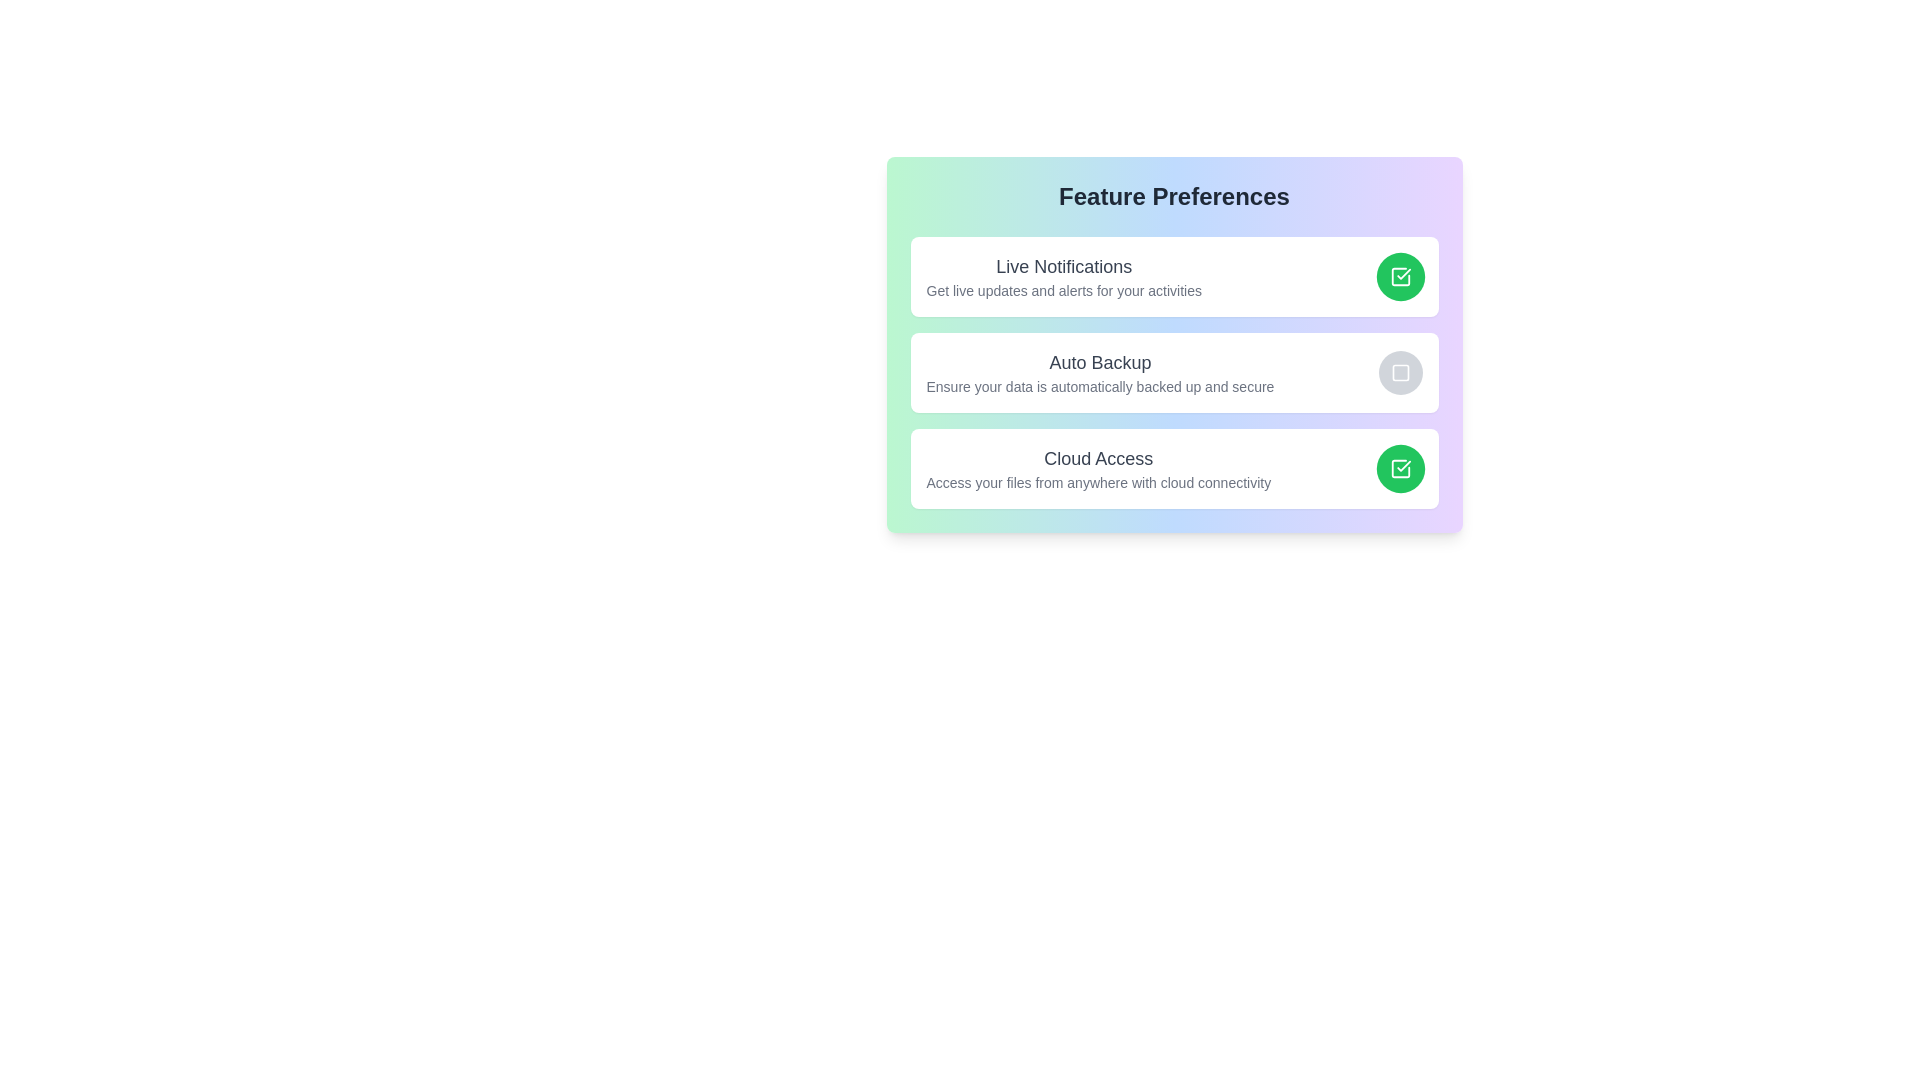 This screenshot has height=1080, width=1920. Describe the element at coordinates (1399, 469) in the screenshot. I see `the circular green button with a white checkmark icon located to the right of the 'Cloud Access' text` at that location.